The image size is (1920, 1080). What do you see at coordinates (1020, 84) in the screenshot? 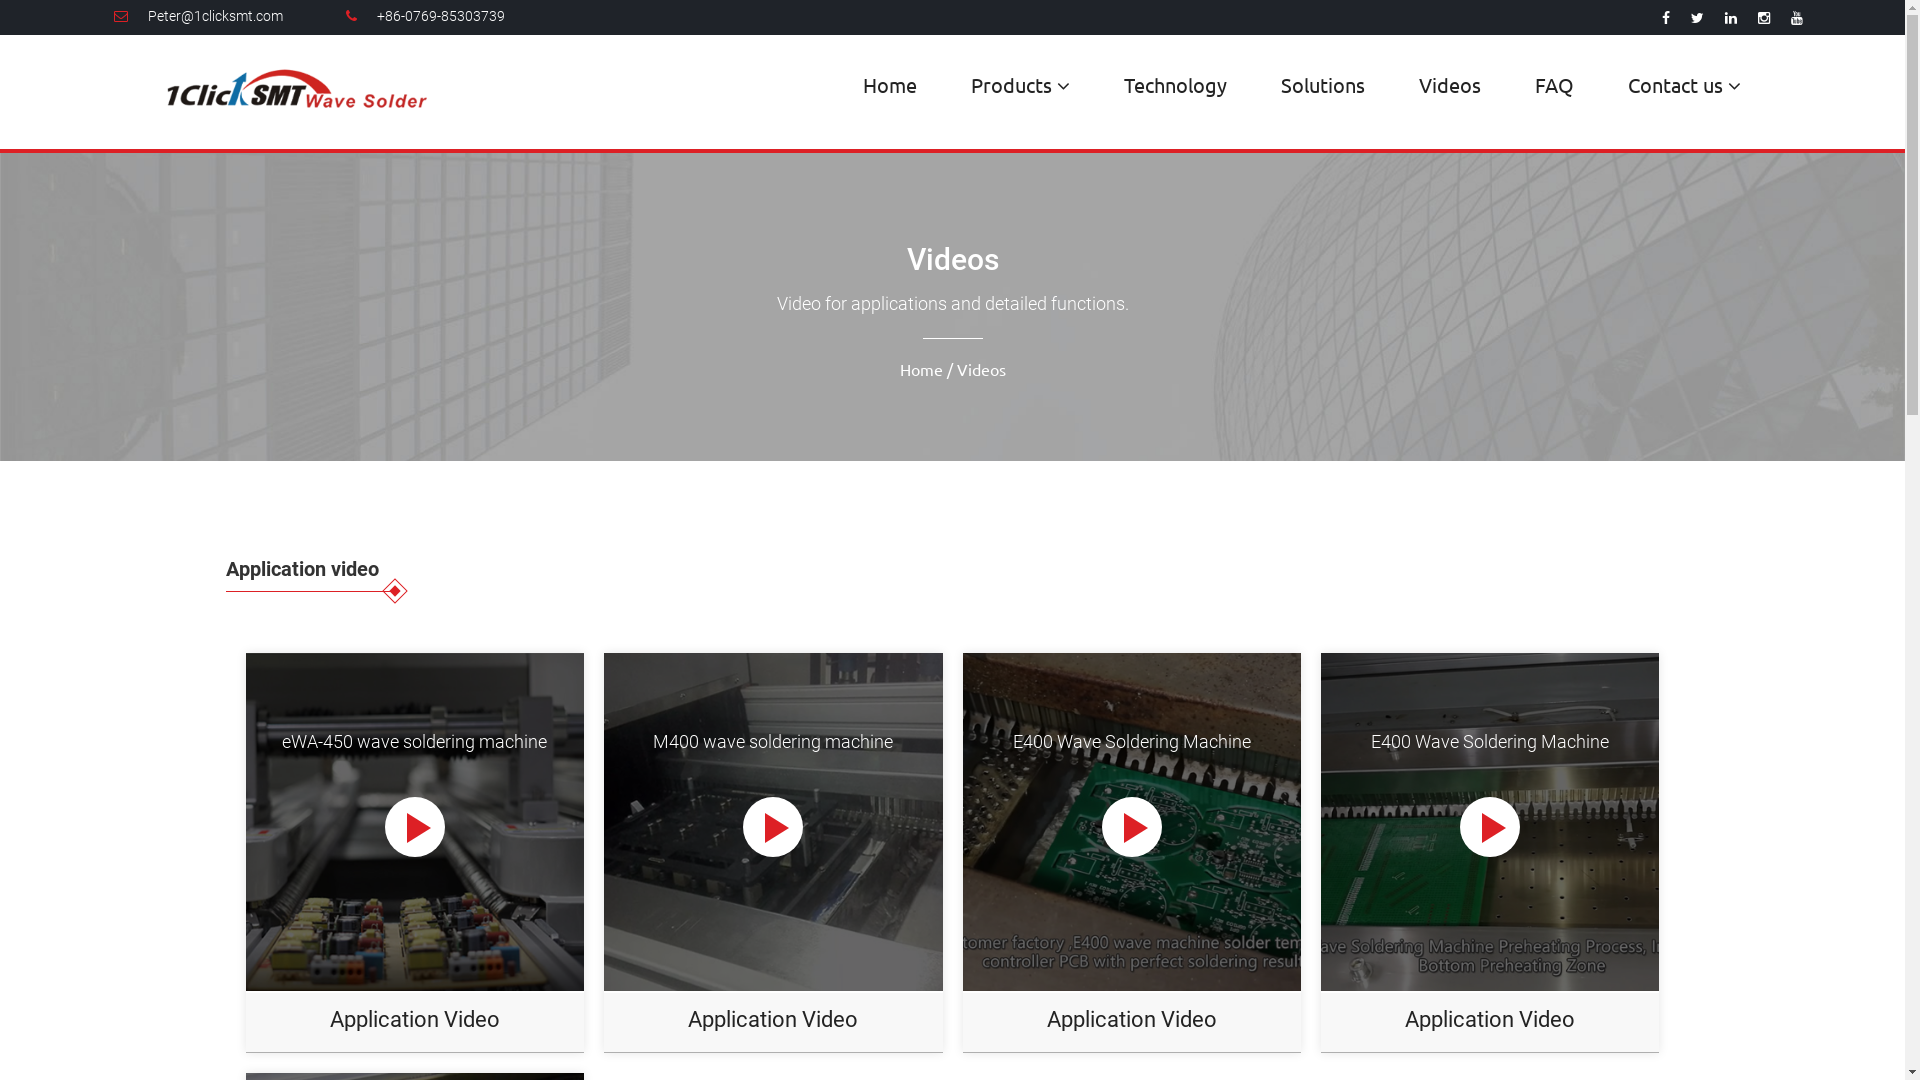
I see `'Products'` at bounding box center [1020, 84].